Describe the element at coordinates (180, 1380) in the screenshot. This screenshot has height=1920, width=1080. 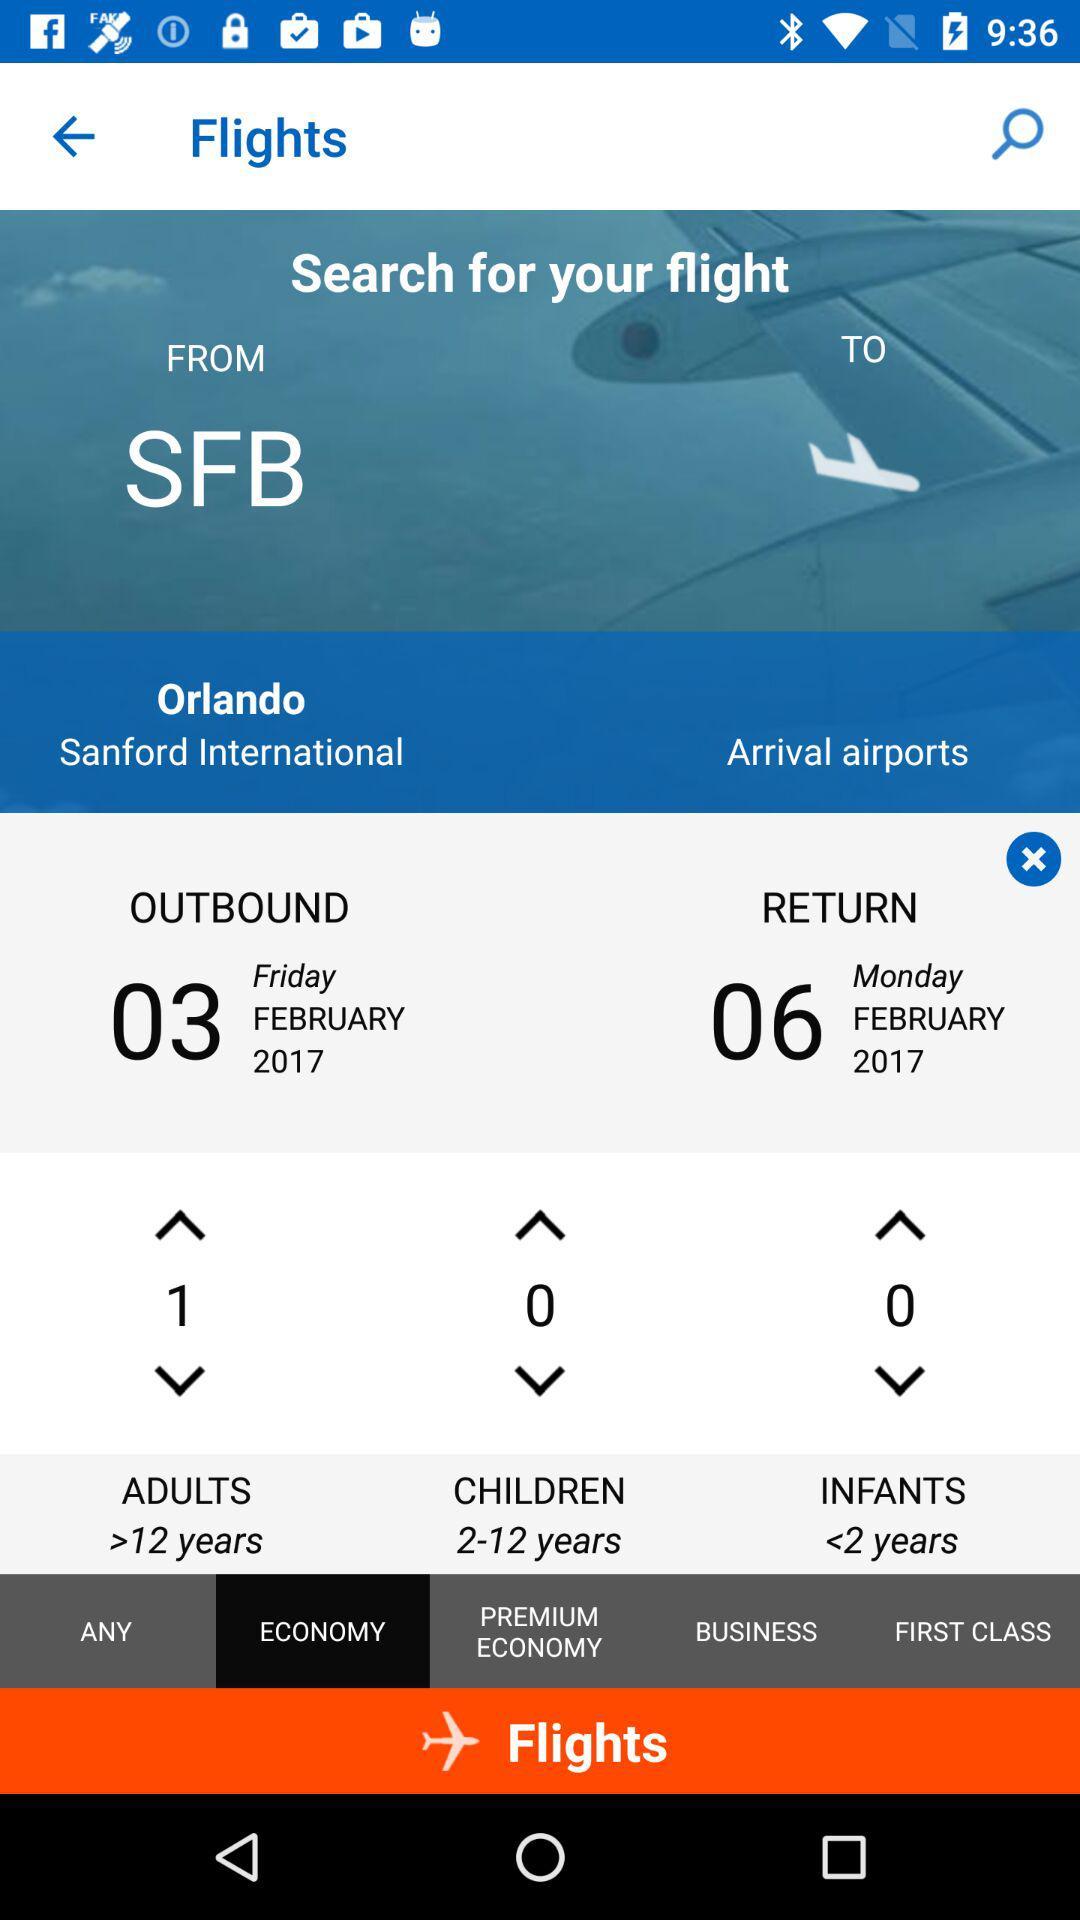
I see `decrease the number of adults` at that location.